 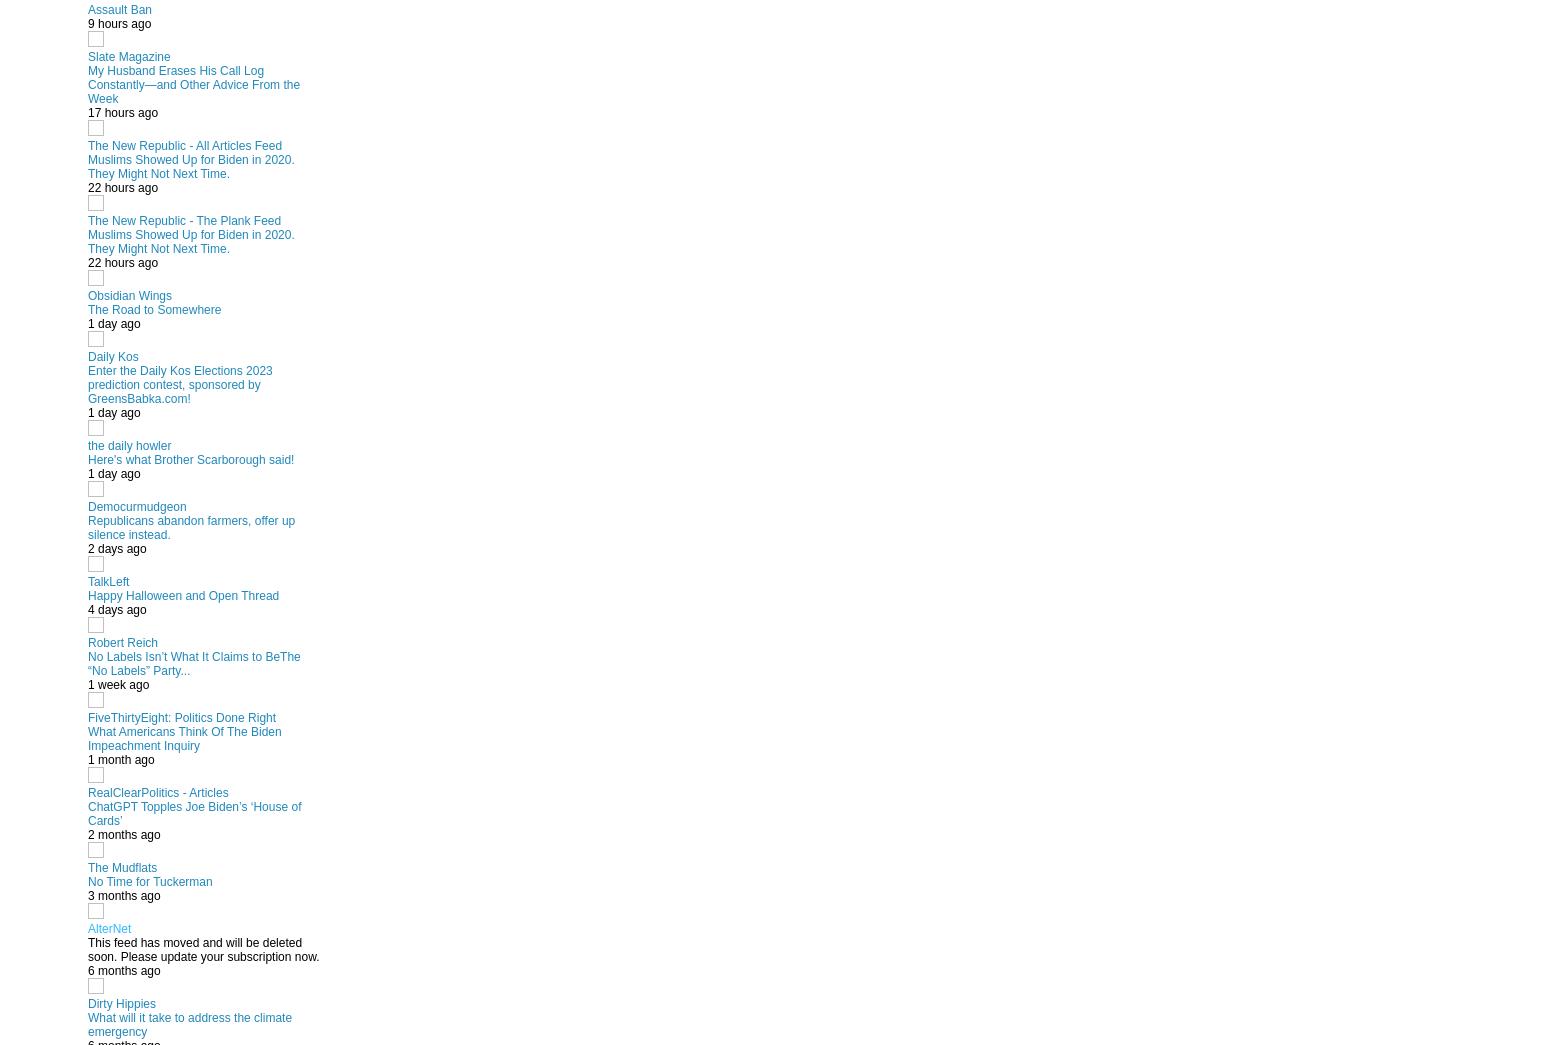 I want to click on 'AlterNet', so click(x=108, y=927).